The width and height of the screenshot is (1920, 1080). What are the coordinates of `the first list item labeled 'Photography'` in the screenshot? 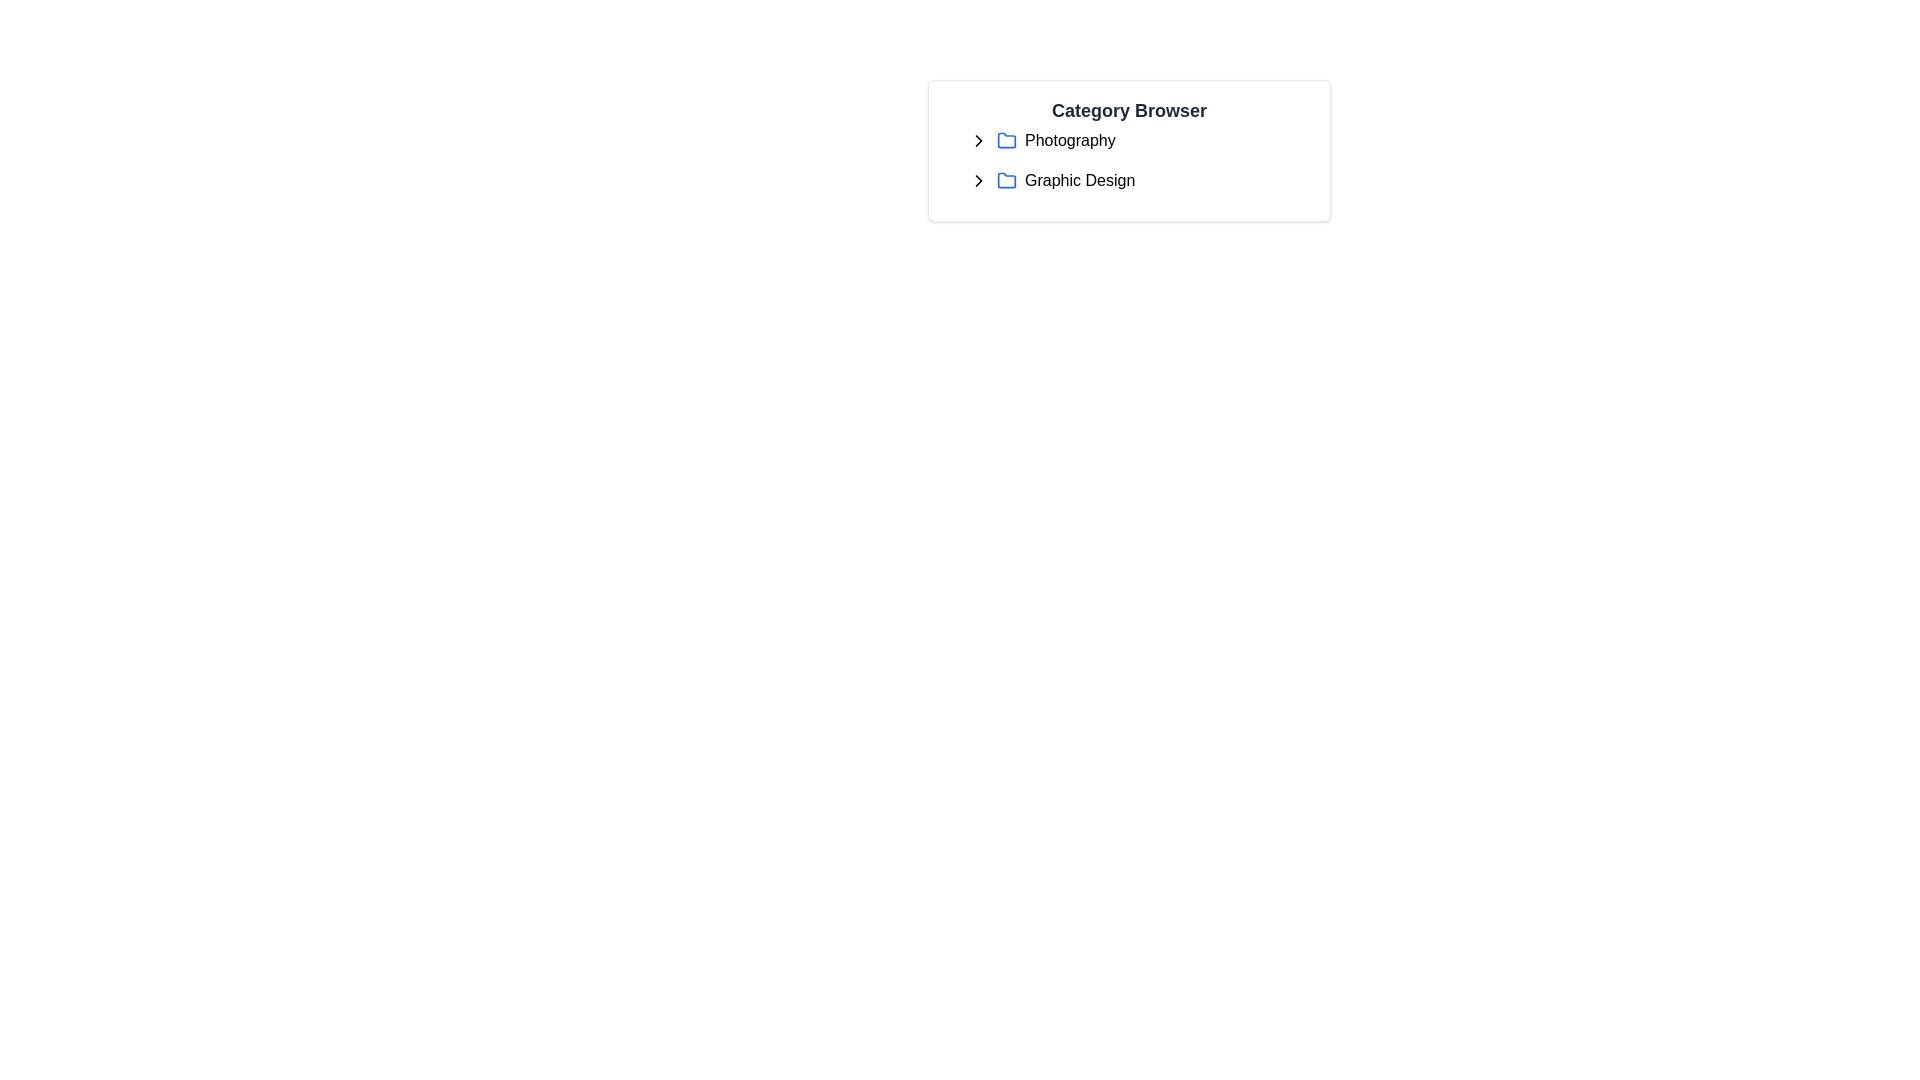 It's located at (1137, 140).